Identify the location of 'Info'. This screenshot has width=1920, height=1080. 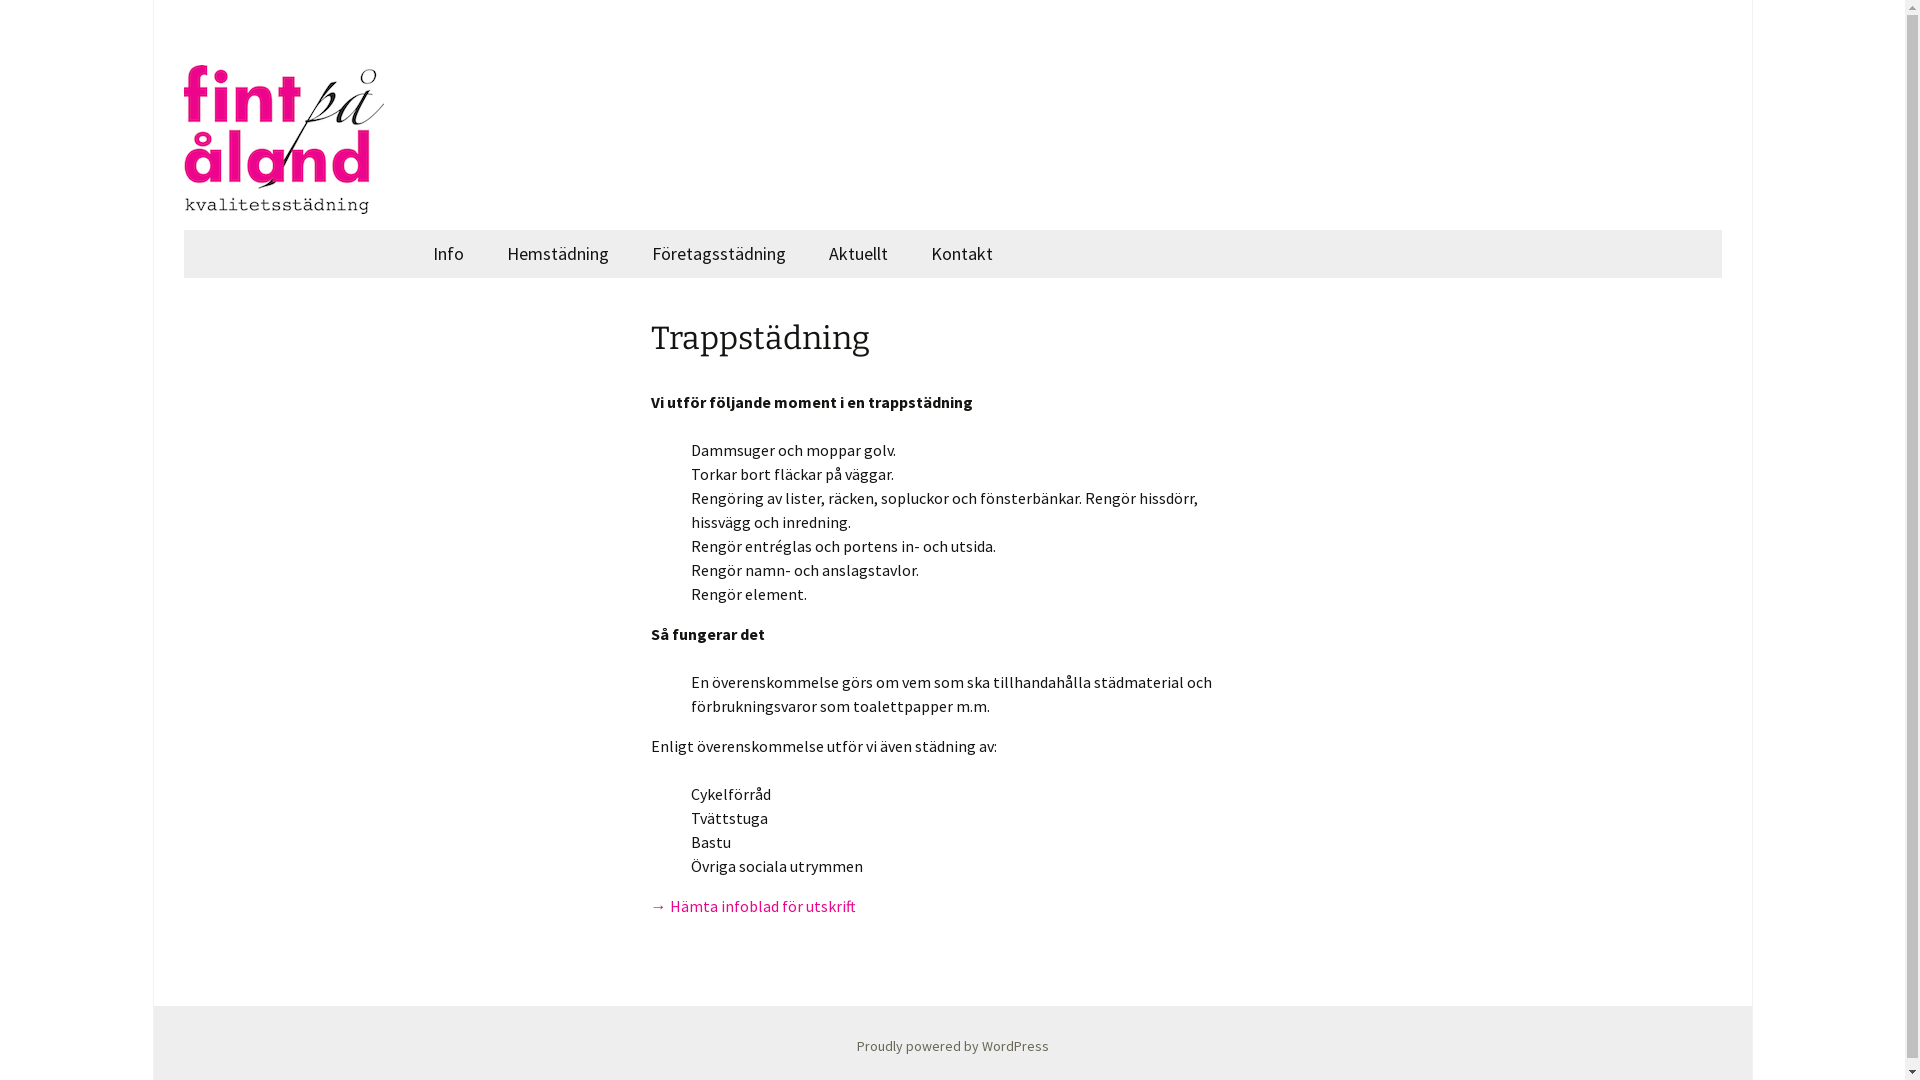
(446, 253).